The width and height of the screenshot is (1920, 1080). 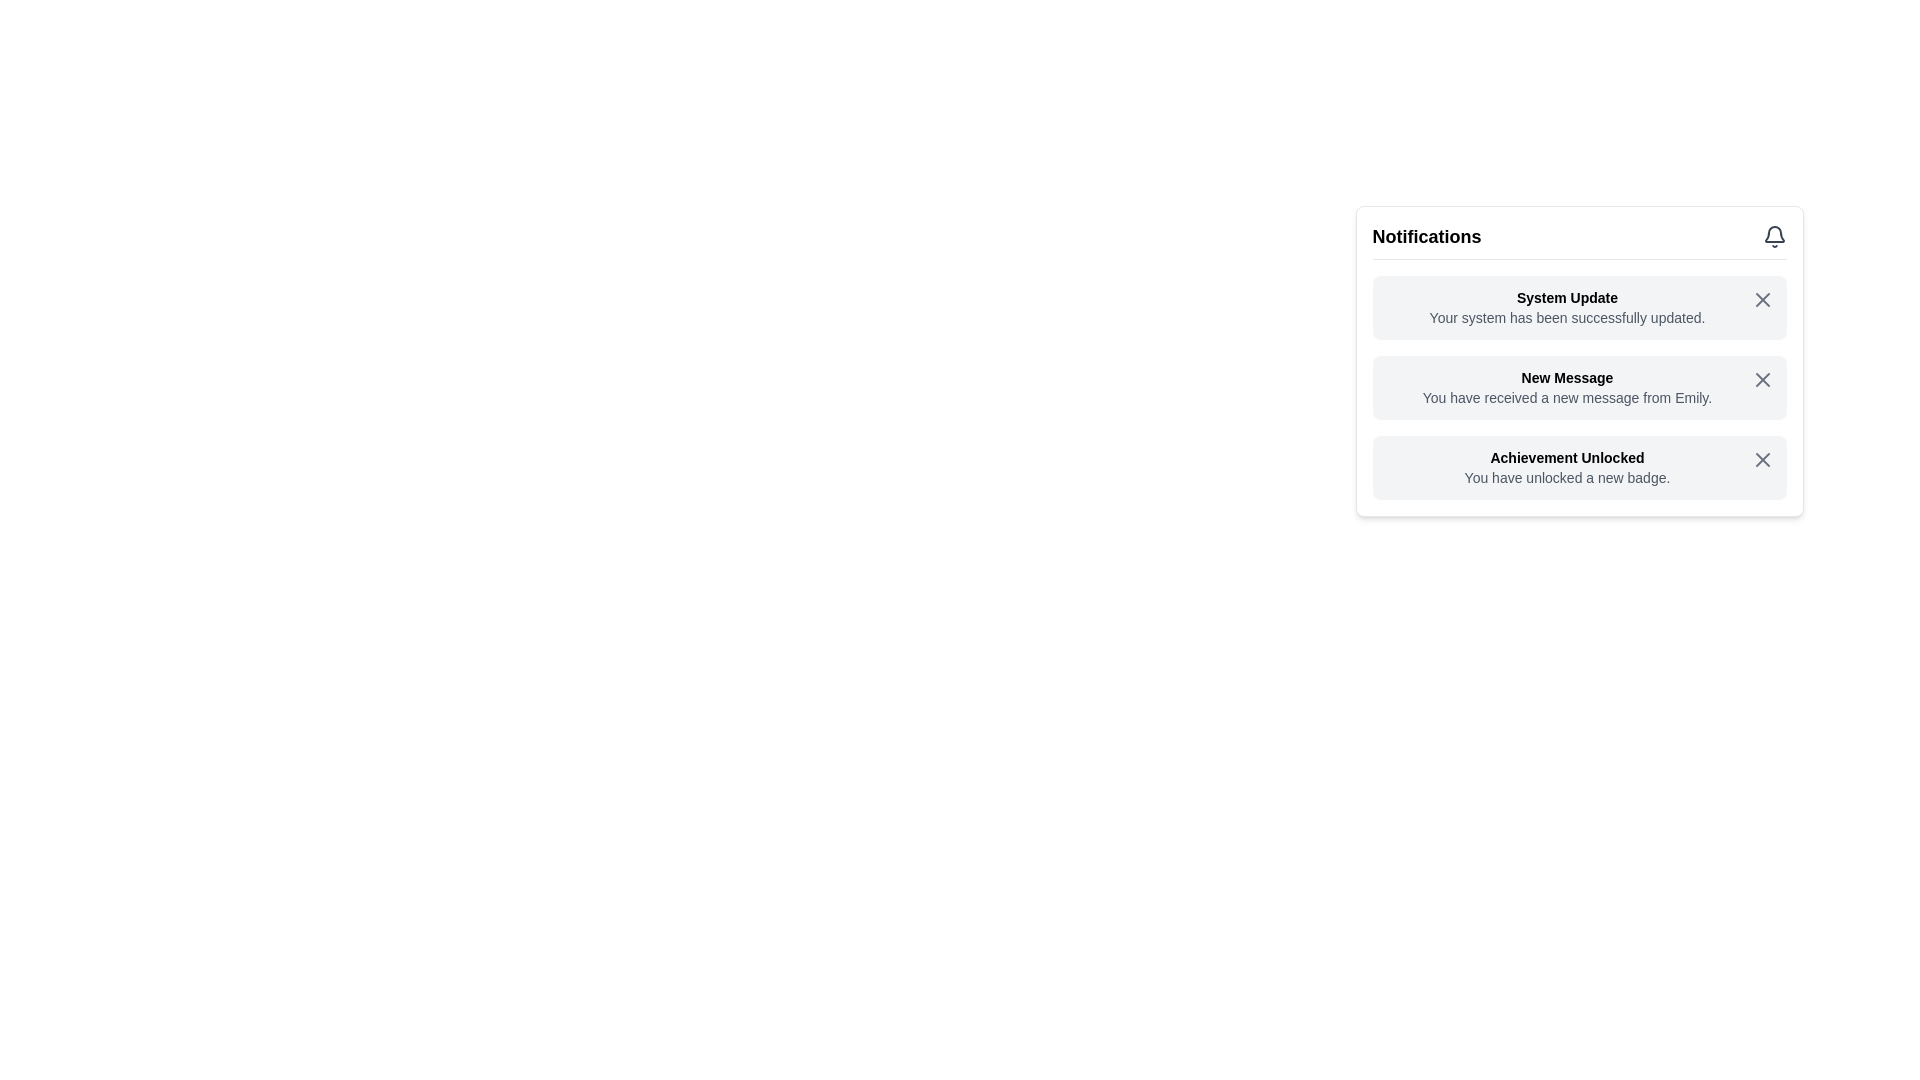 I want to click on text displayed in the notification card at the top of the list, which informs the user about the successful update of their system, so click(x=1566, y=308).